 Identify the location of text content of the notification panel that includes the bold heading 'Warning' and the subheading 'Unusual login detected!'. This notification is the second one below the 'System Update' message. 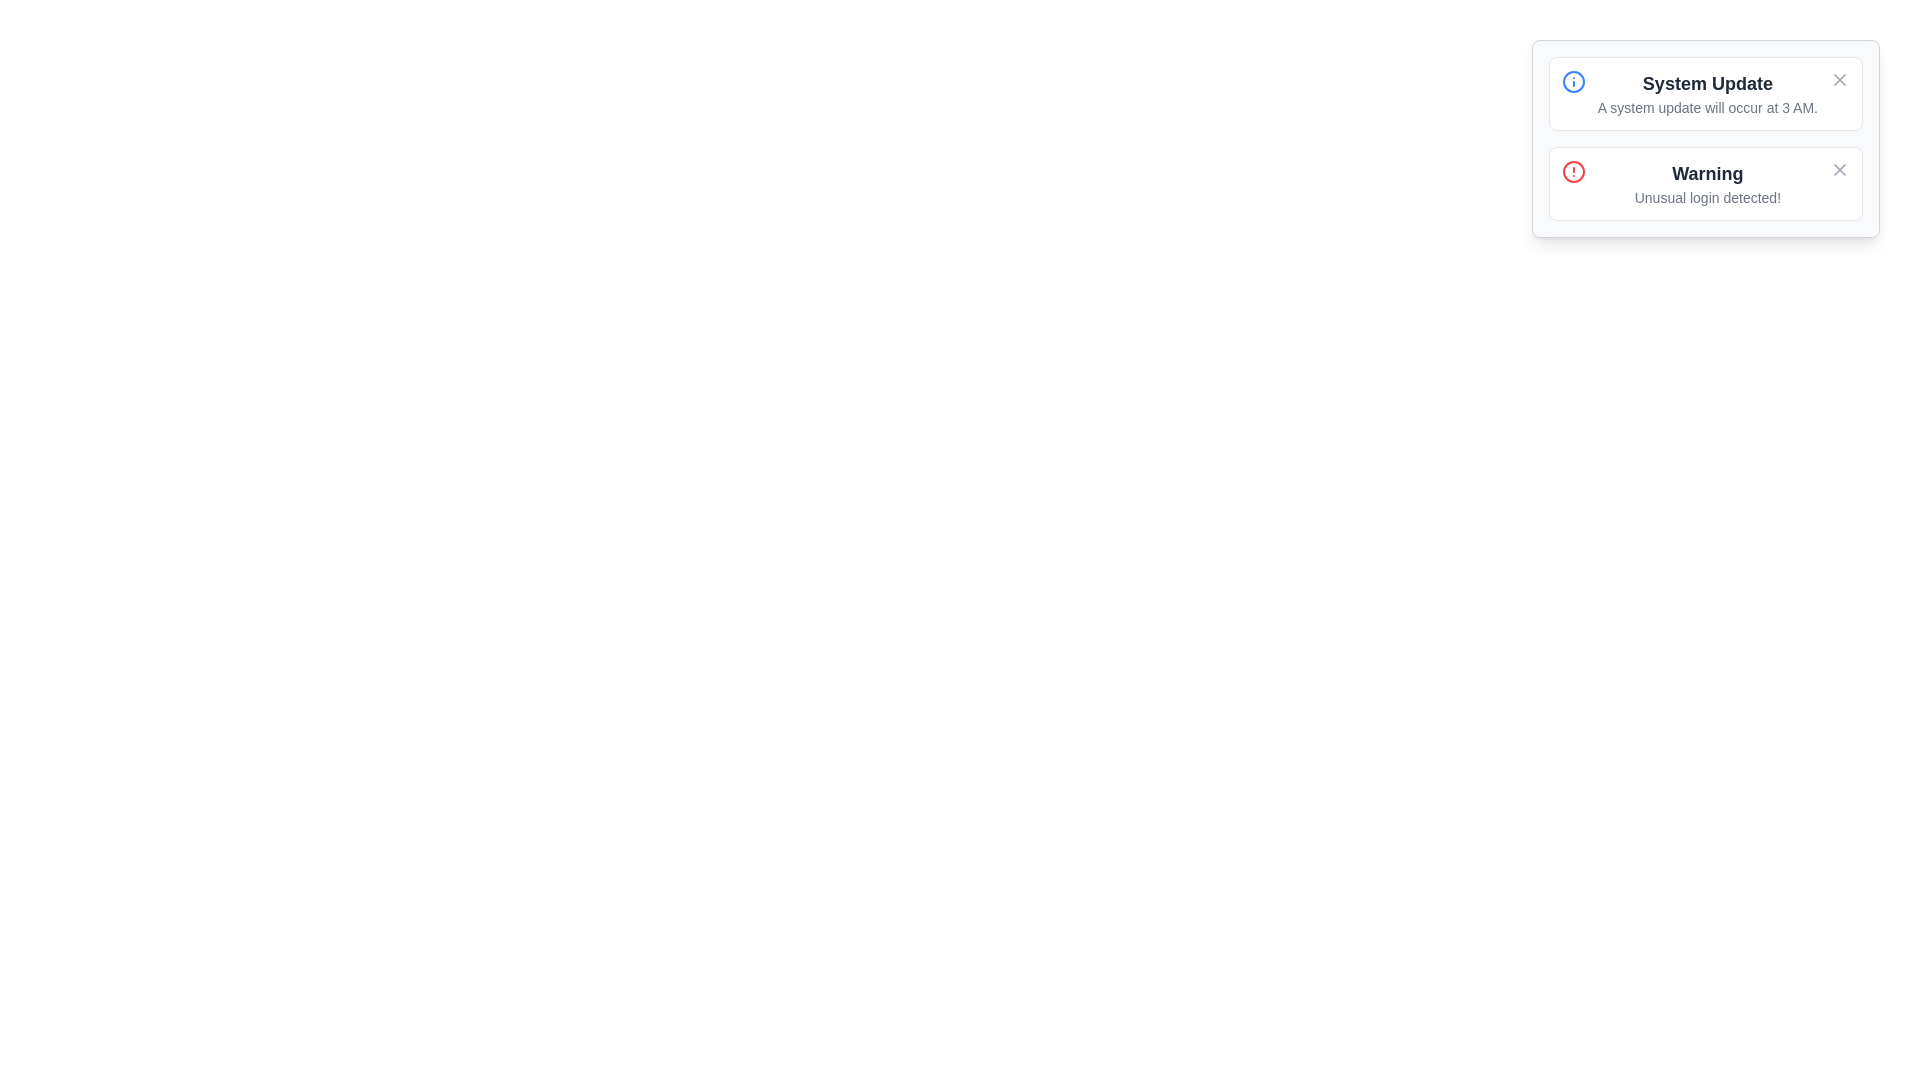
(1706, 184).